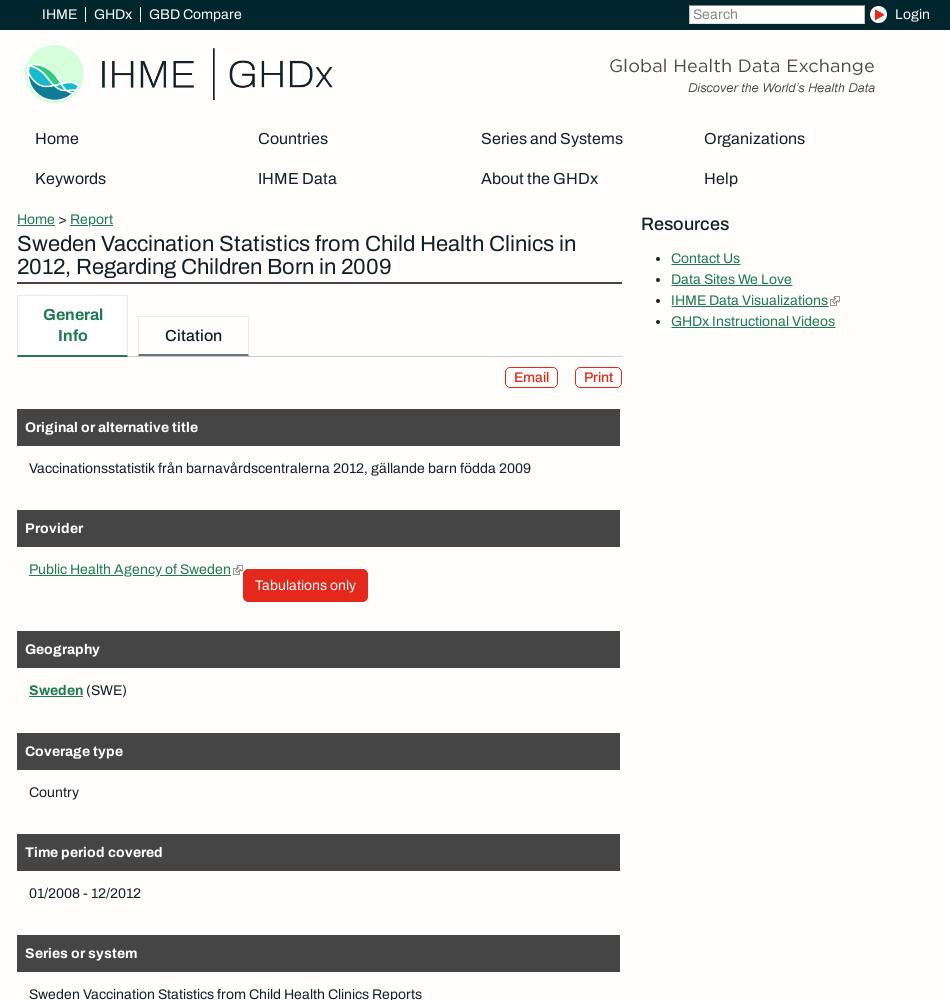 This screenshot has width=950, height=1000. I want to click on 'Original or alternative title', so click(112, 427).